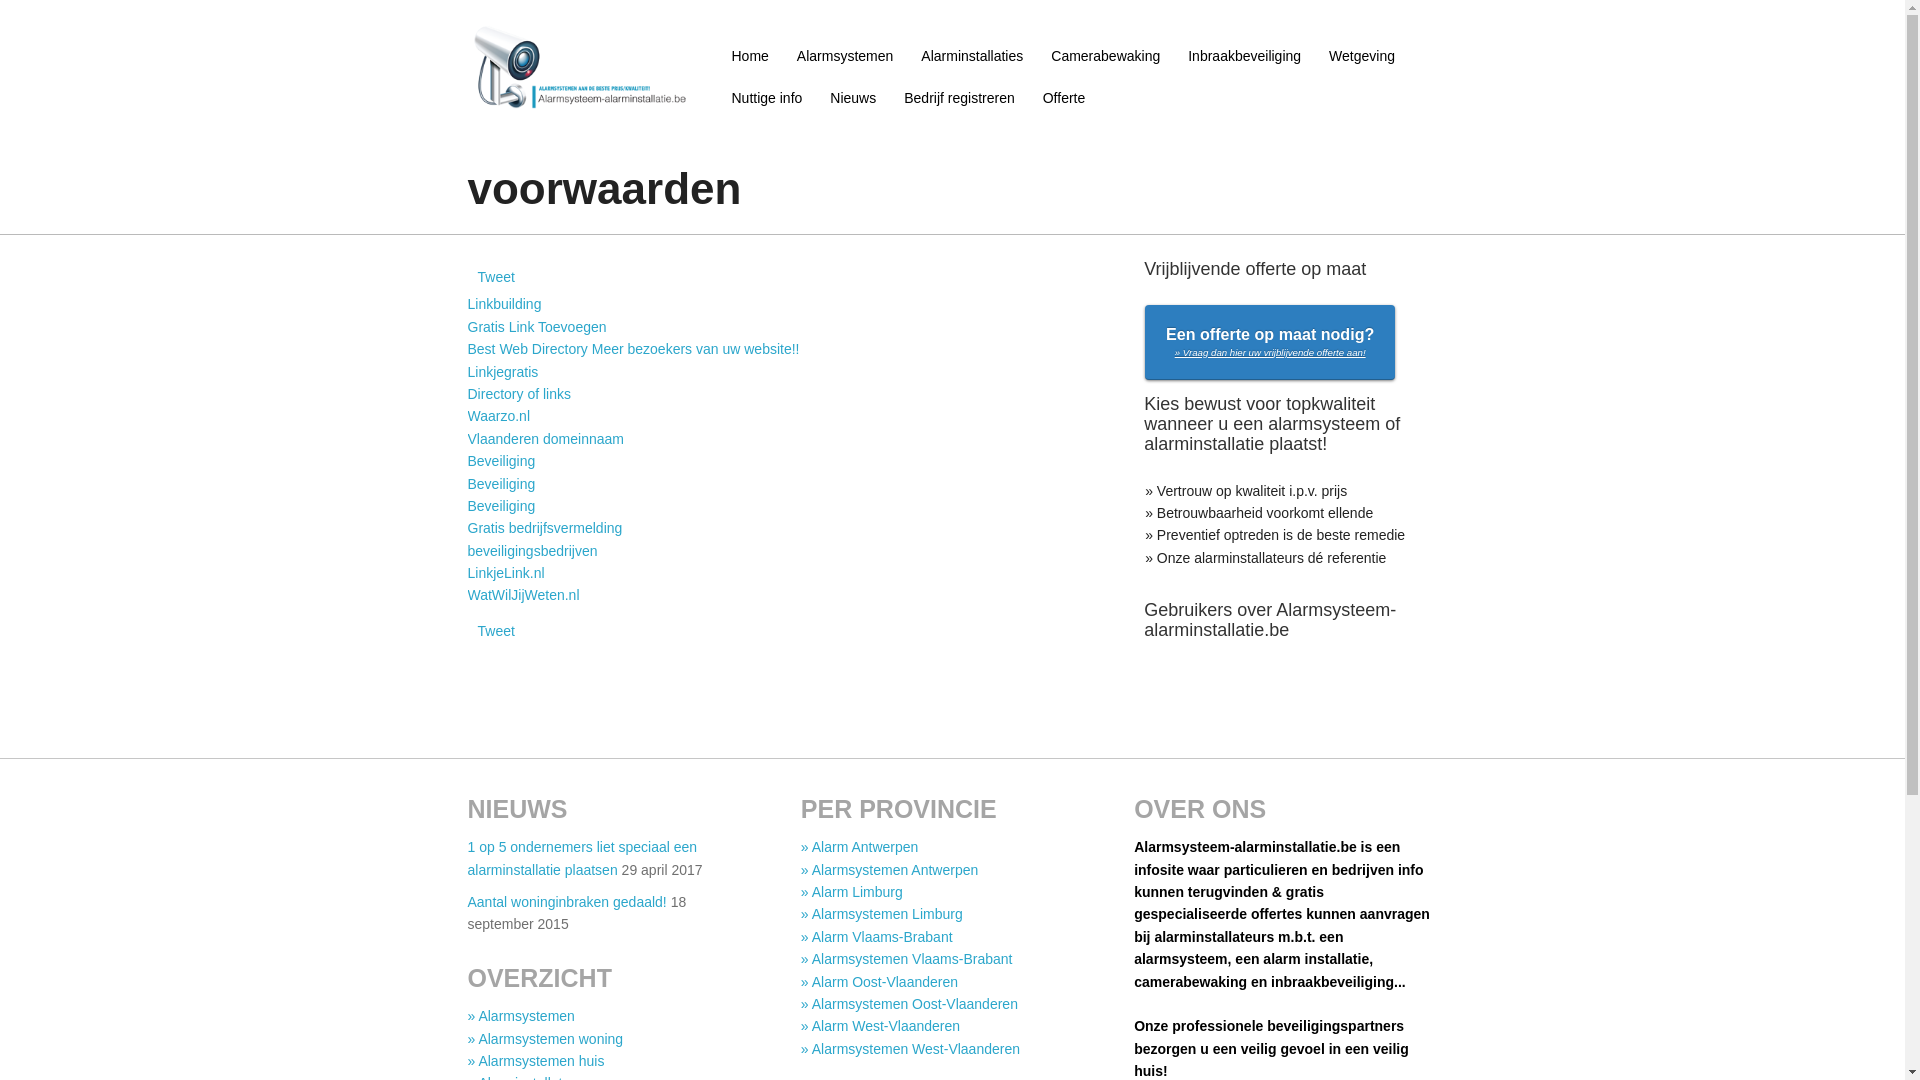 This screenshot has height=1080, width=1920. Describe the element at coordinates (532, 551) in the screenshot. I see `'beveiligingsbedrijven'` at that location.